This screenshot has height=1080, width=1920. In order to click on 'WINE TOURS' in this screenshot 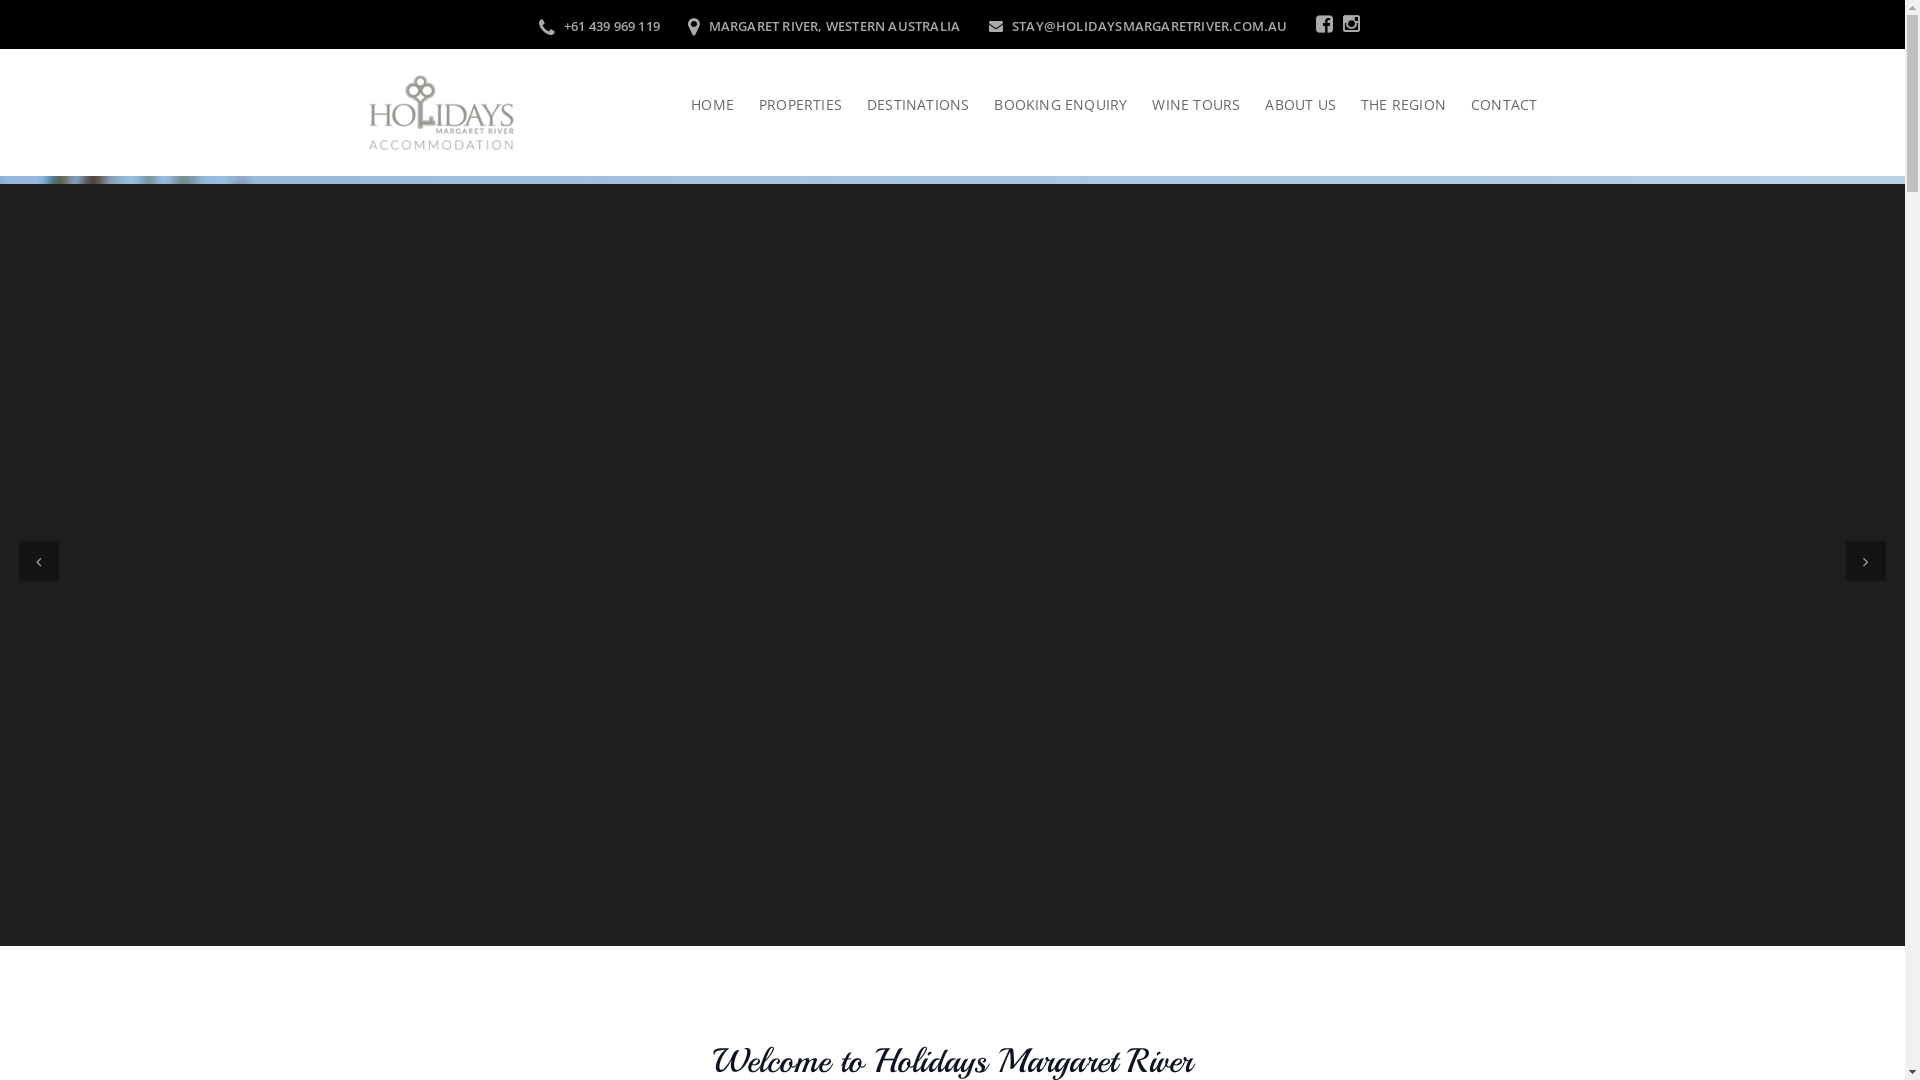, I will do `click(1183, 104)`.